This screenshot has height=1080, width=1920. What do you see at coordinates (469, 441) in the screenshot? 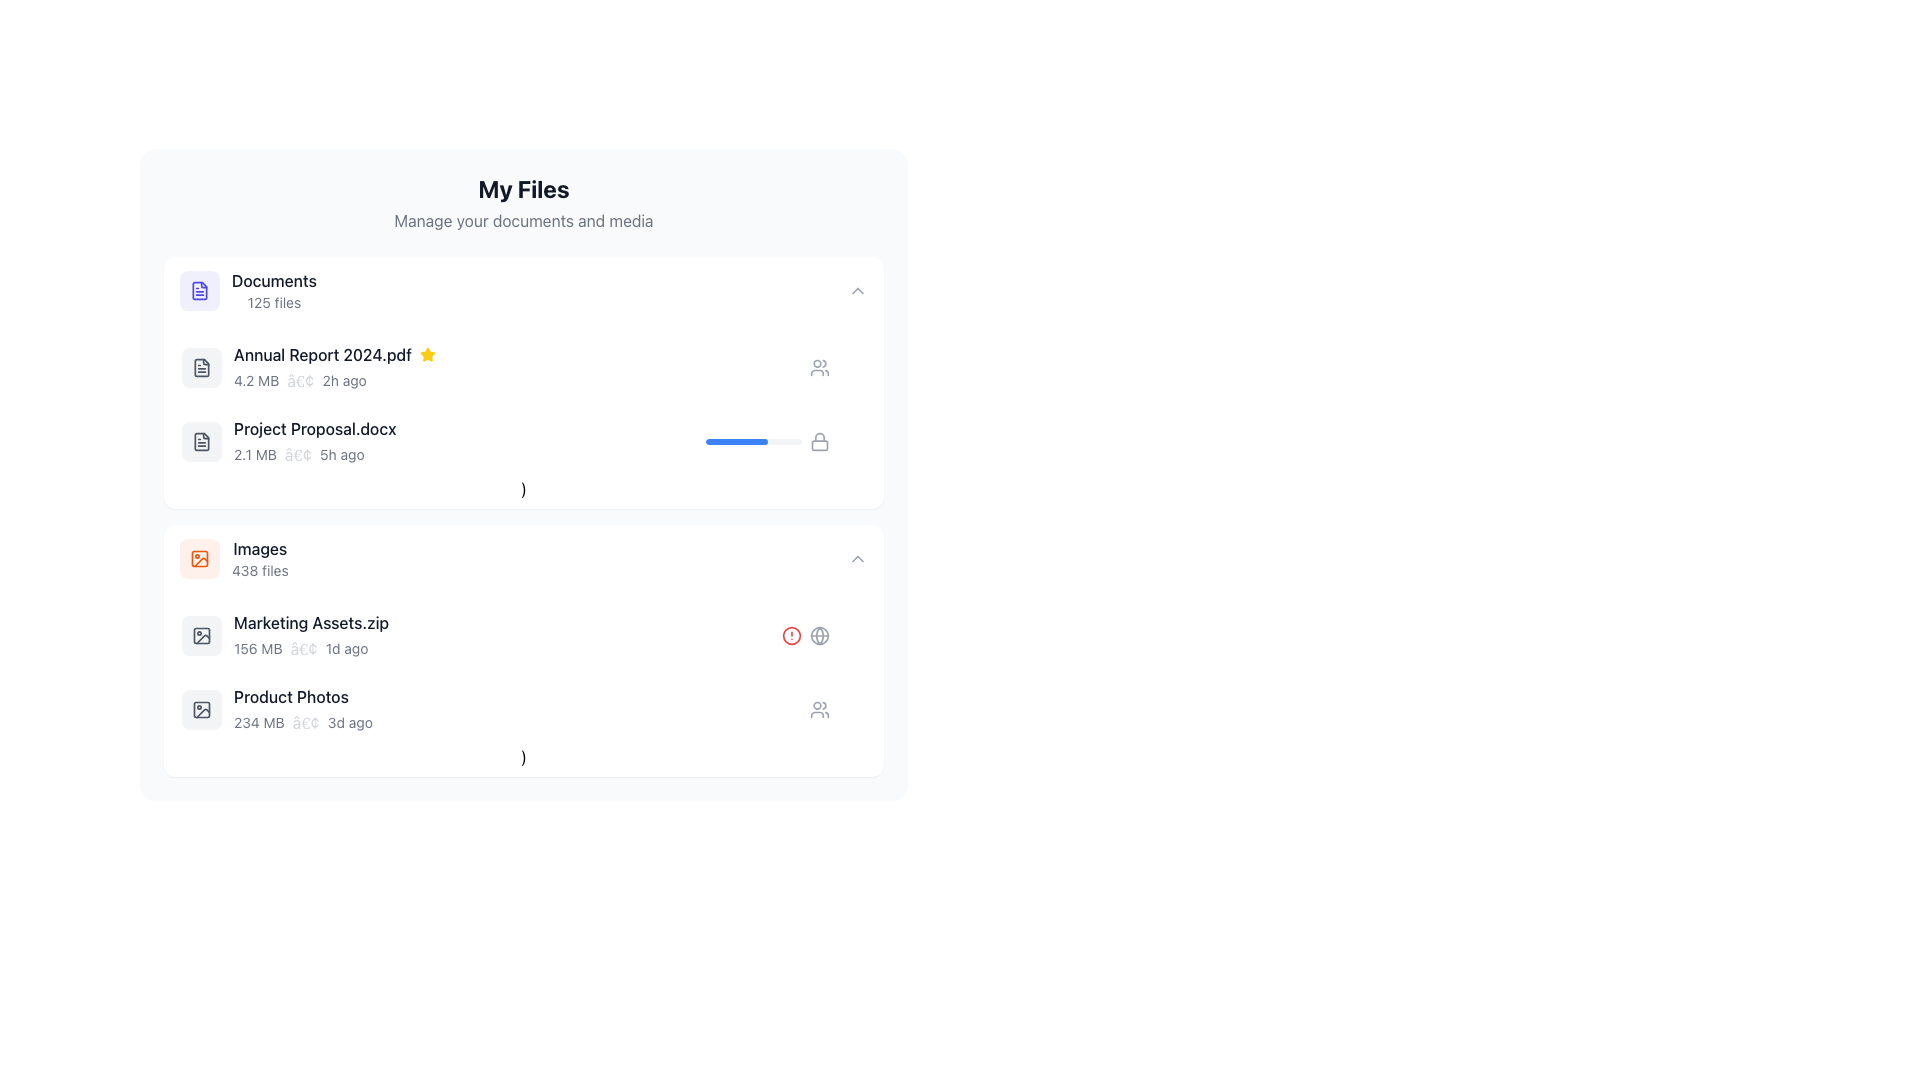
I see `the second file entry in the document management interface, located below 'Annual Report 2024.pdf' and above 'Images'` at bounding box center [469, 441].